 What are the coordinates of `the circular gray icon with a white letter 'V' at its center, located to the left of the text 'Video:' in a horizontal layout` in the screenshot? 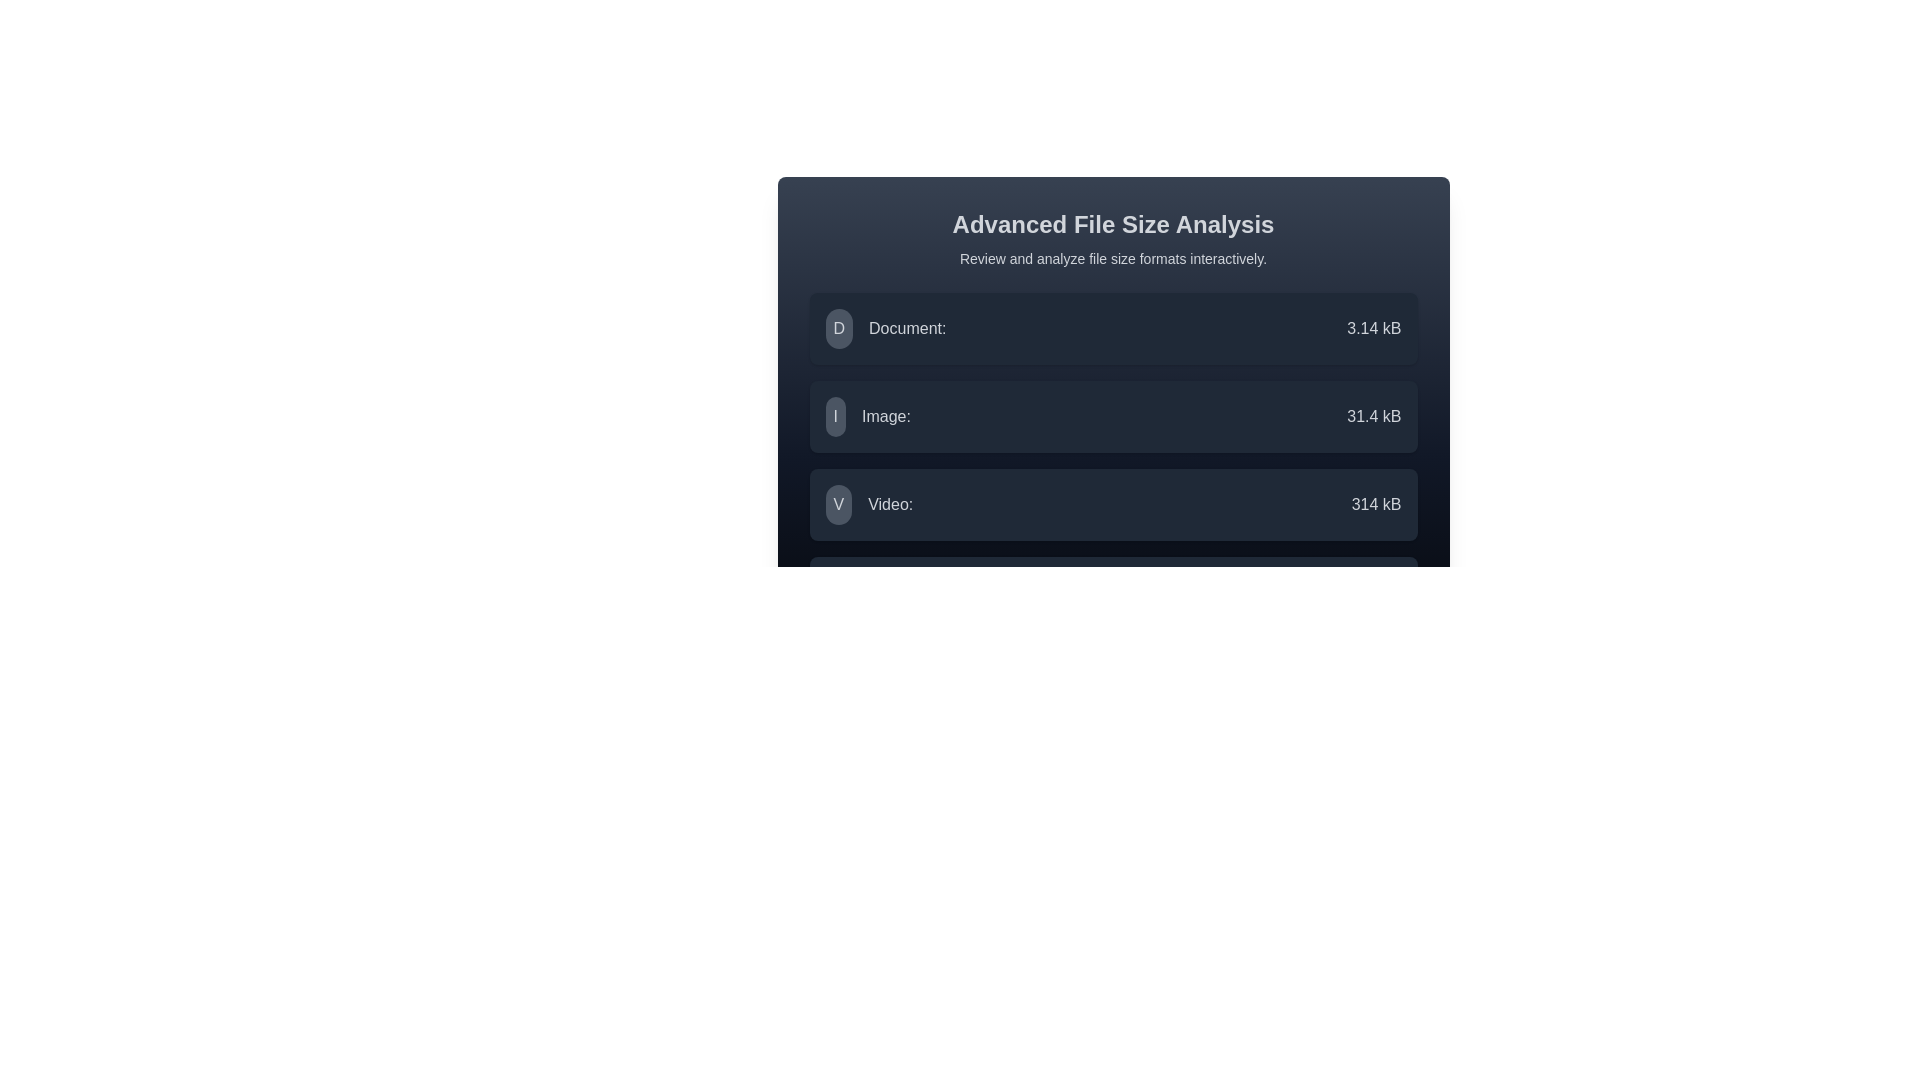 It's located at (838, 504).